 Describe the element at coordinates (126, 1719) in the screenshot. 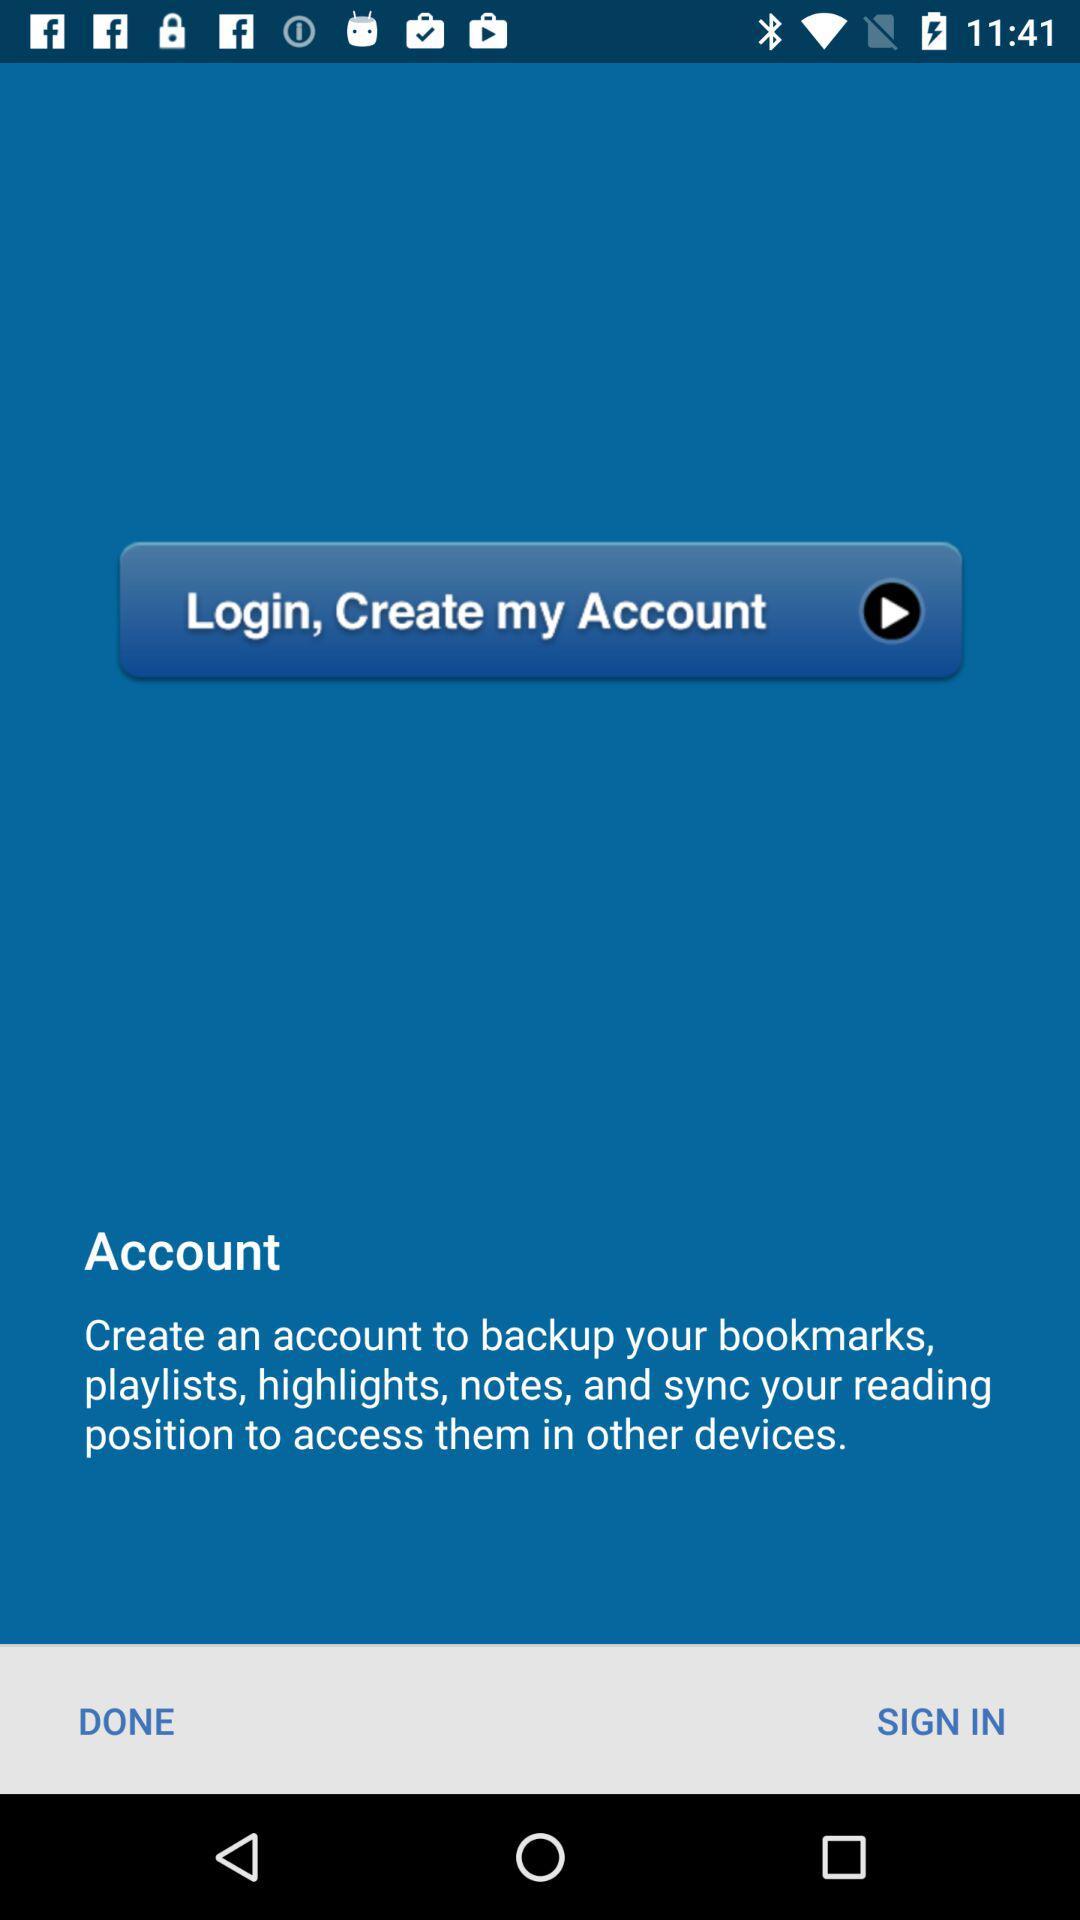

I see `done item` at that location.